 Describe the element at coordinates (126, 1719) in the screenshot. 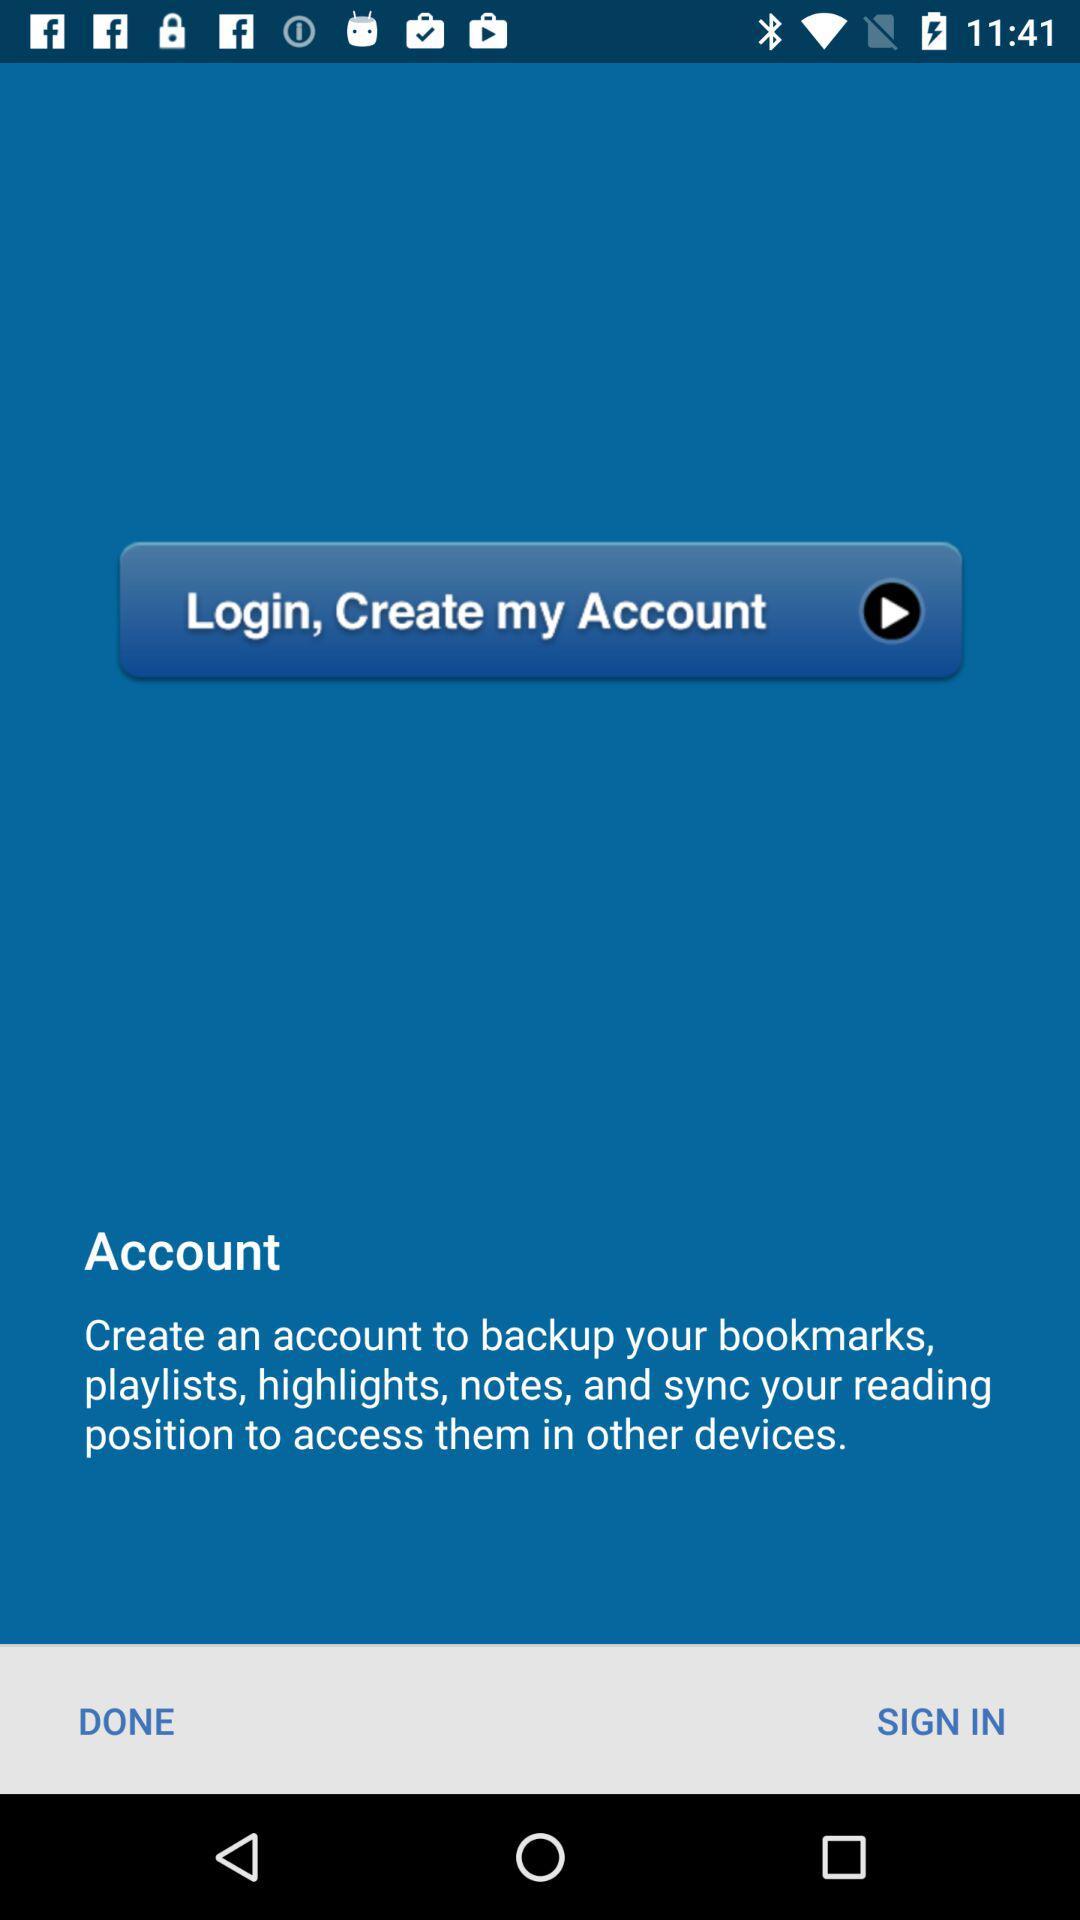

I see `done item` at that location.